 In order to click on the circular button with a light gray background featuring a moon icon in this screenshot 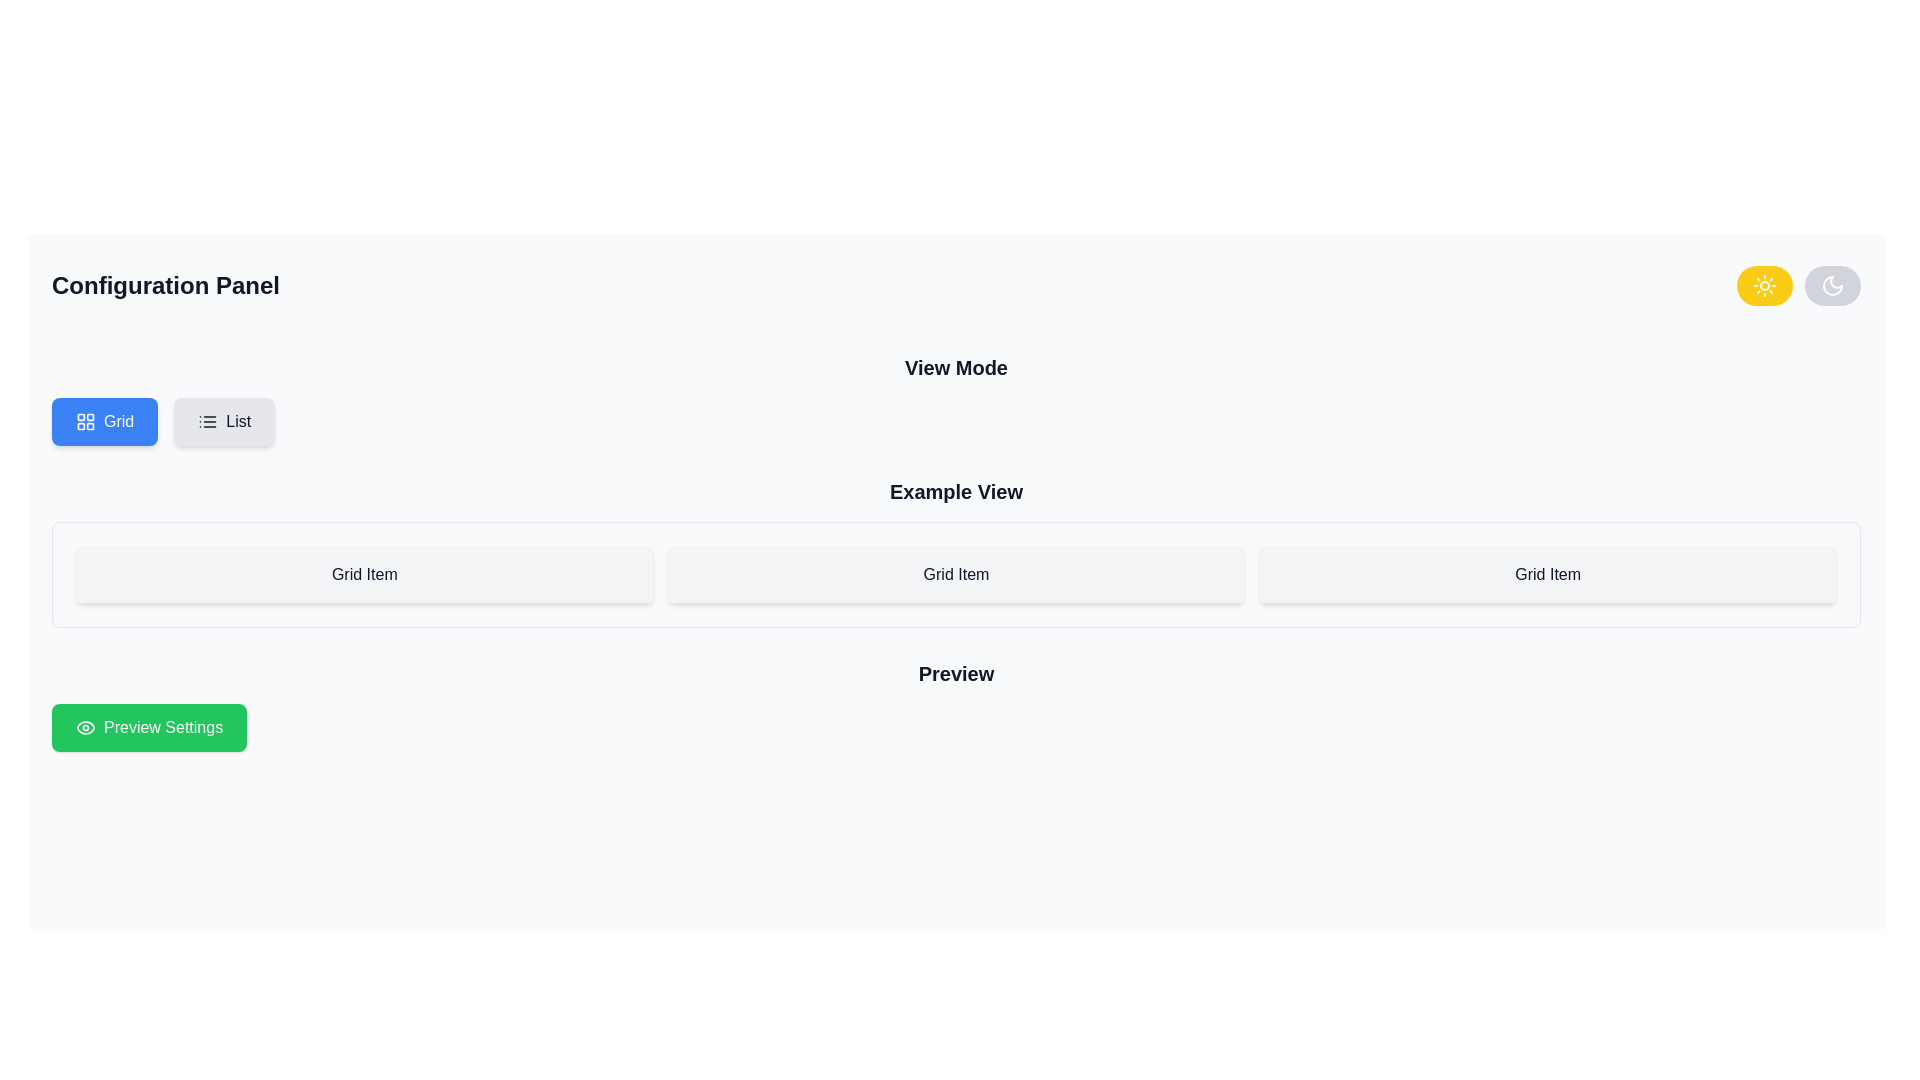, I will do `click(1833, 285)`.